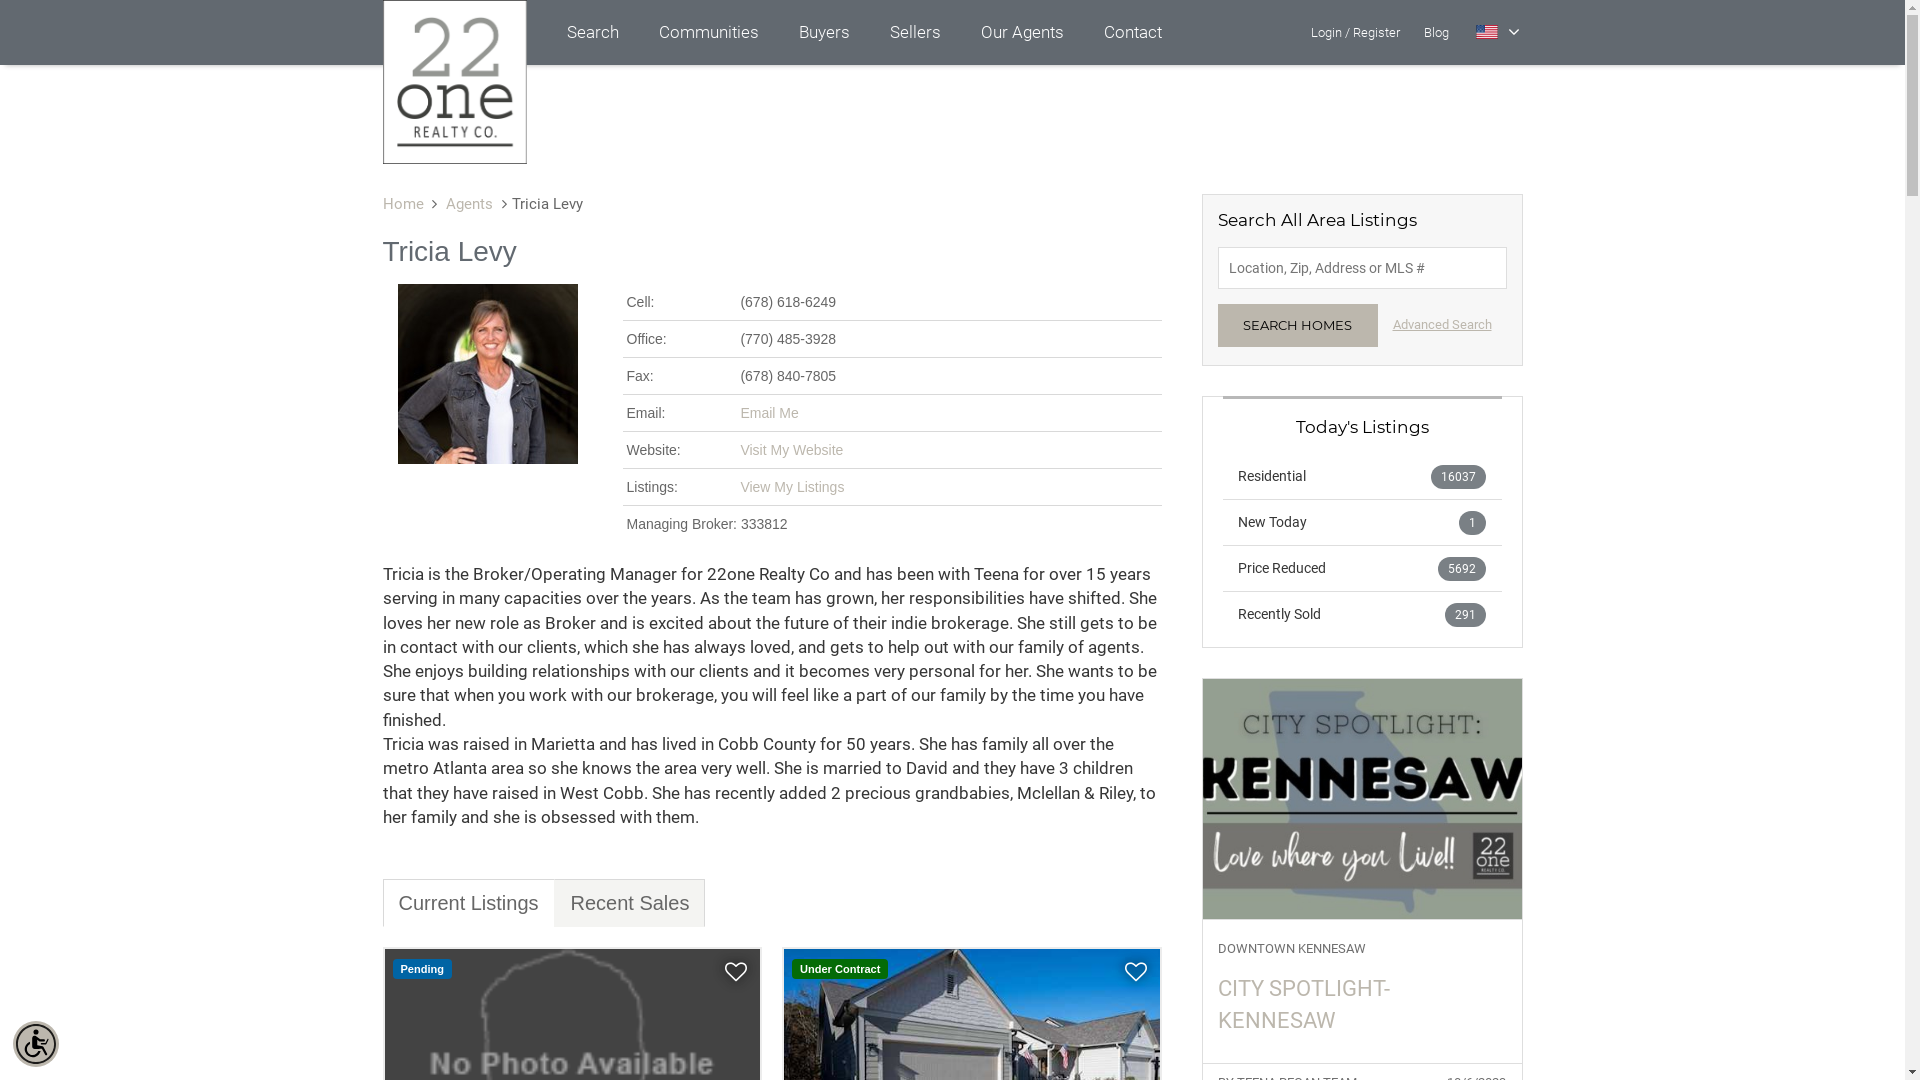  What do you see at coordinates (708, 32) in the screenshot?
I see `'Communities'` at bounding box center [708, 32].